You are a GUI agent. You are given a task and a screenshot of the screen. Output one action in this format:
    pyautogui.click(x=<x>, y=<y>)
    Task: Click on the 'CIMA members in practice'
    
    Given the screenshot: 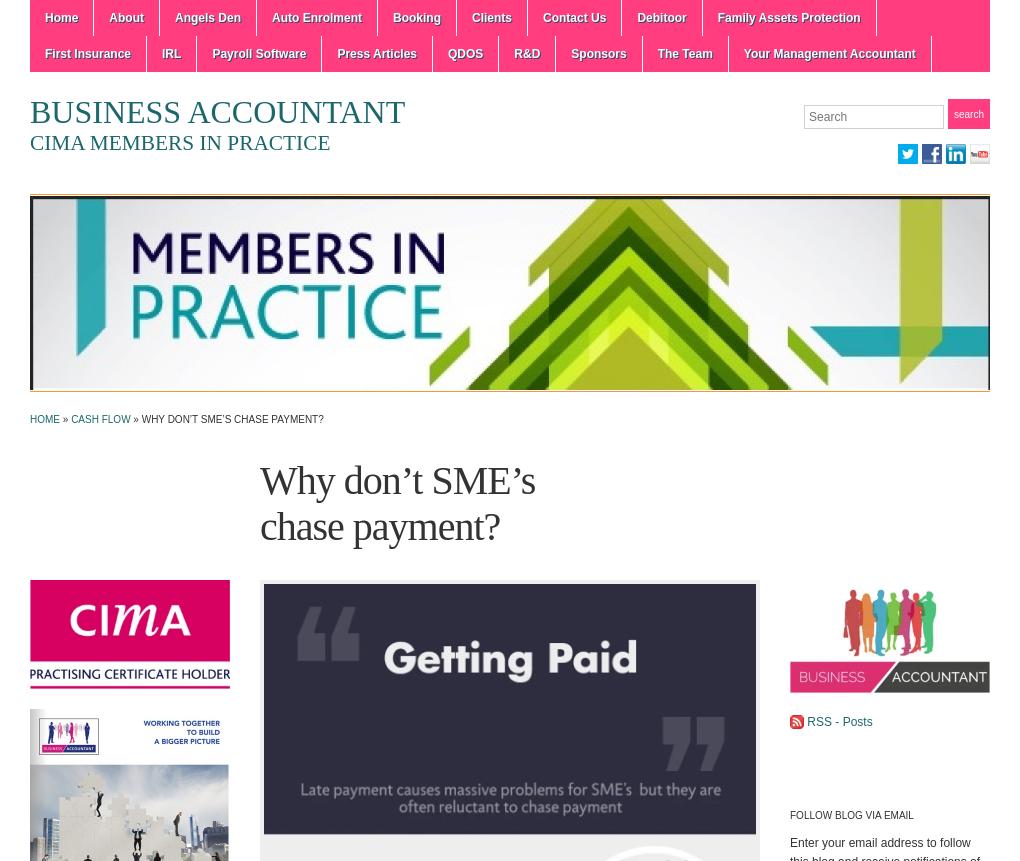 What is the action you would take?
    pyautogui.click(x=28, y=141)
    